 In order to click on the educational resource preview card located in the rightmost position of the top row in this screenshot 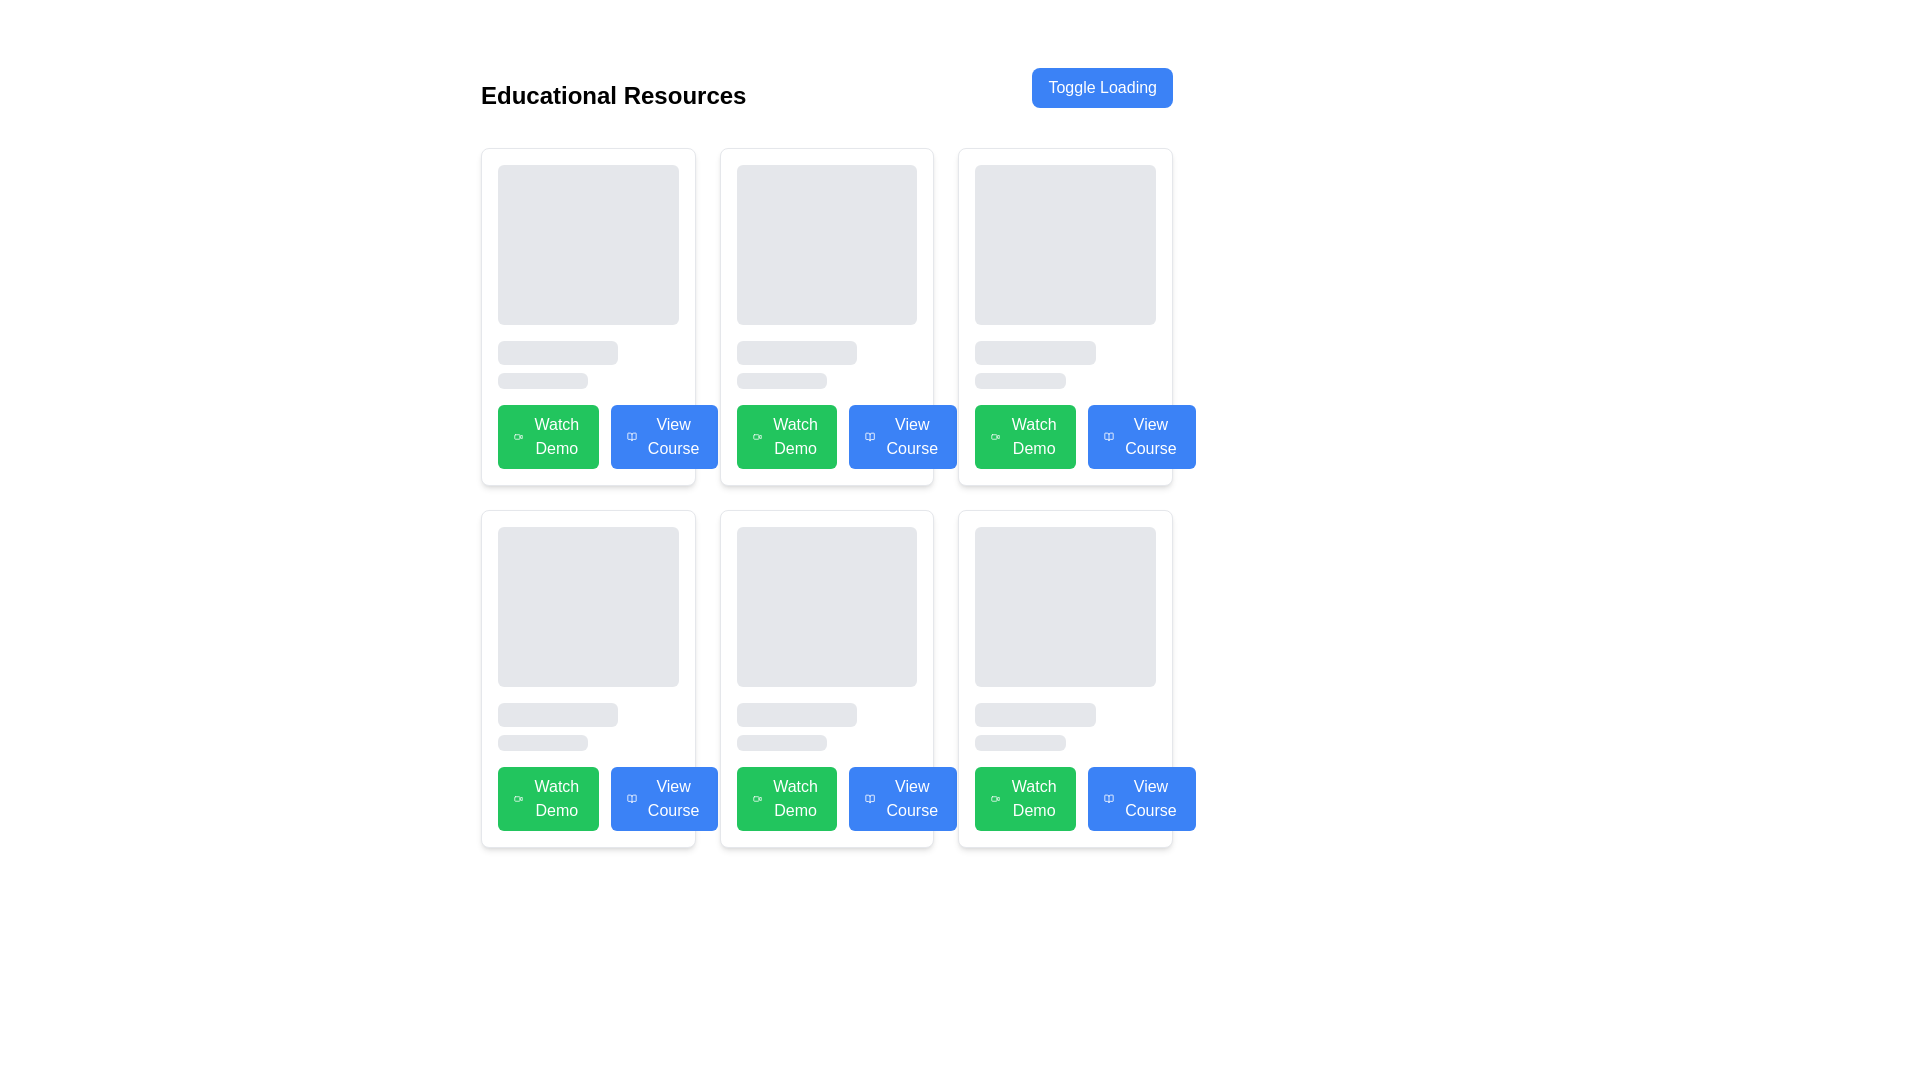, I will do `click(1064, 315)`.